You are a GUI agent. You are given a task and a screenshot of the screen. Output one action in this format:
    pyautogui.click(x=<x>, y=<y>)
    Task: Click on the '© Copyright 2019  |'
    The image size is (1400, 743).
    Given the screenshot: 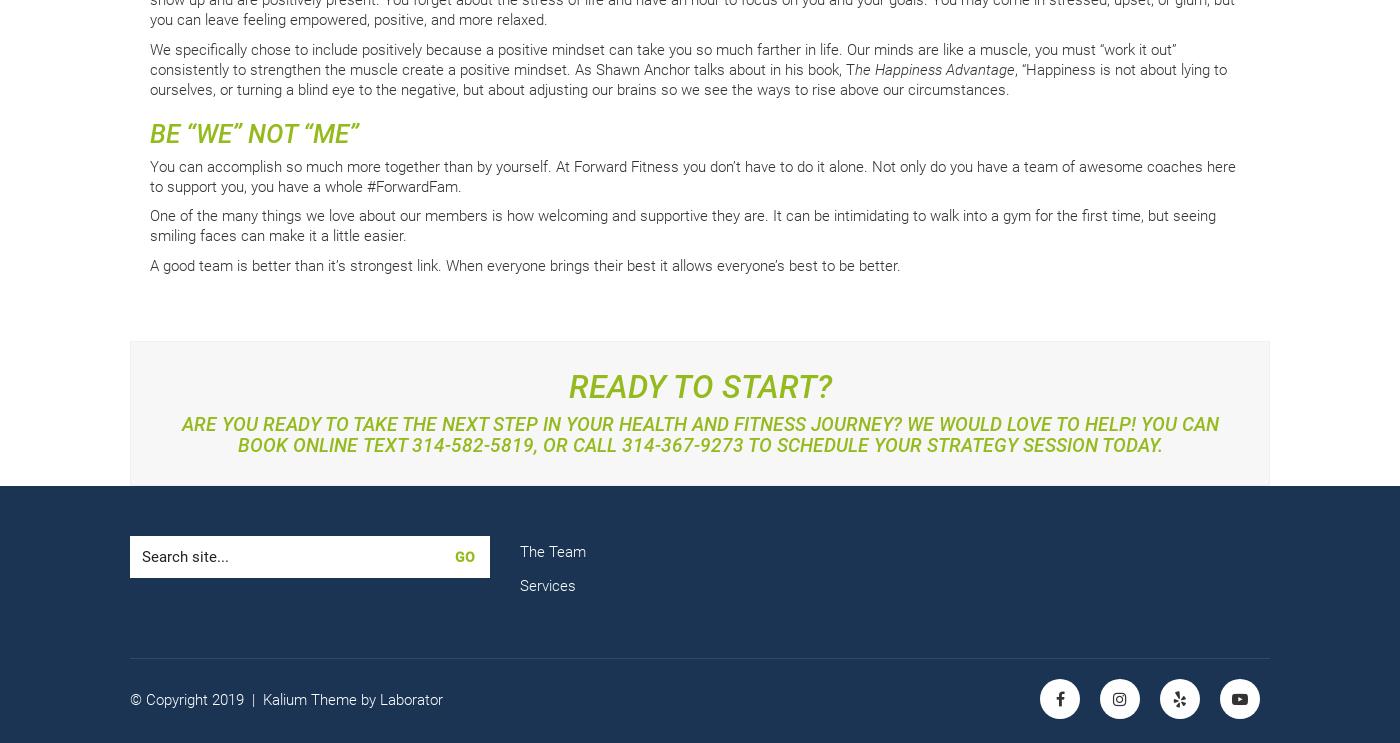 What is the action you would take?
    pyautogui.click(x=196, y=699)
    